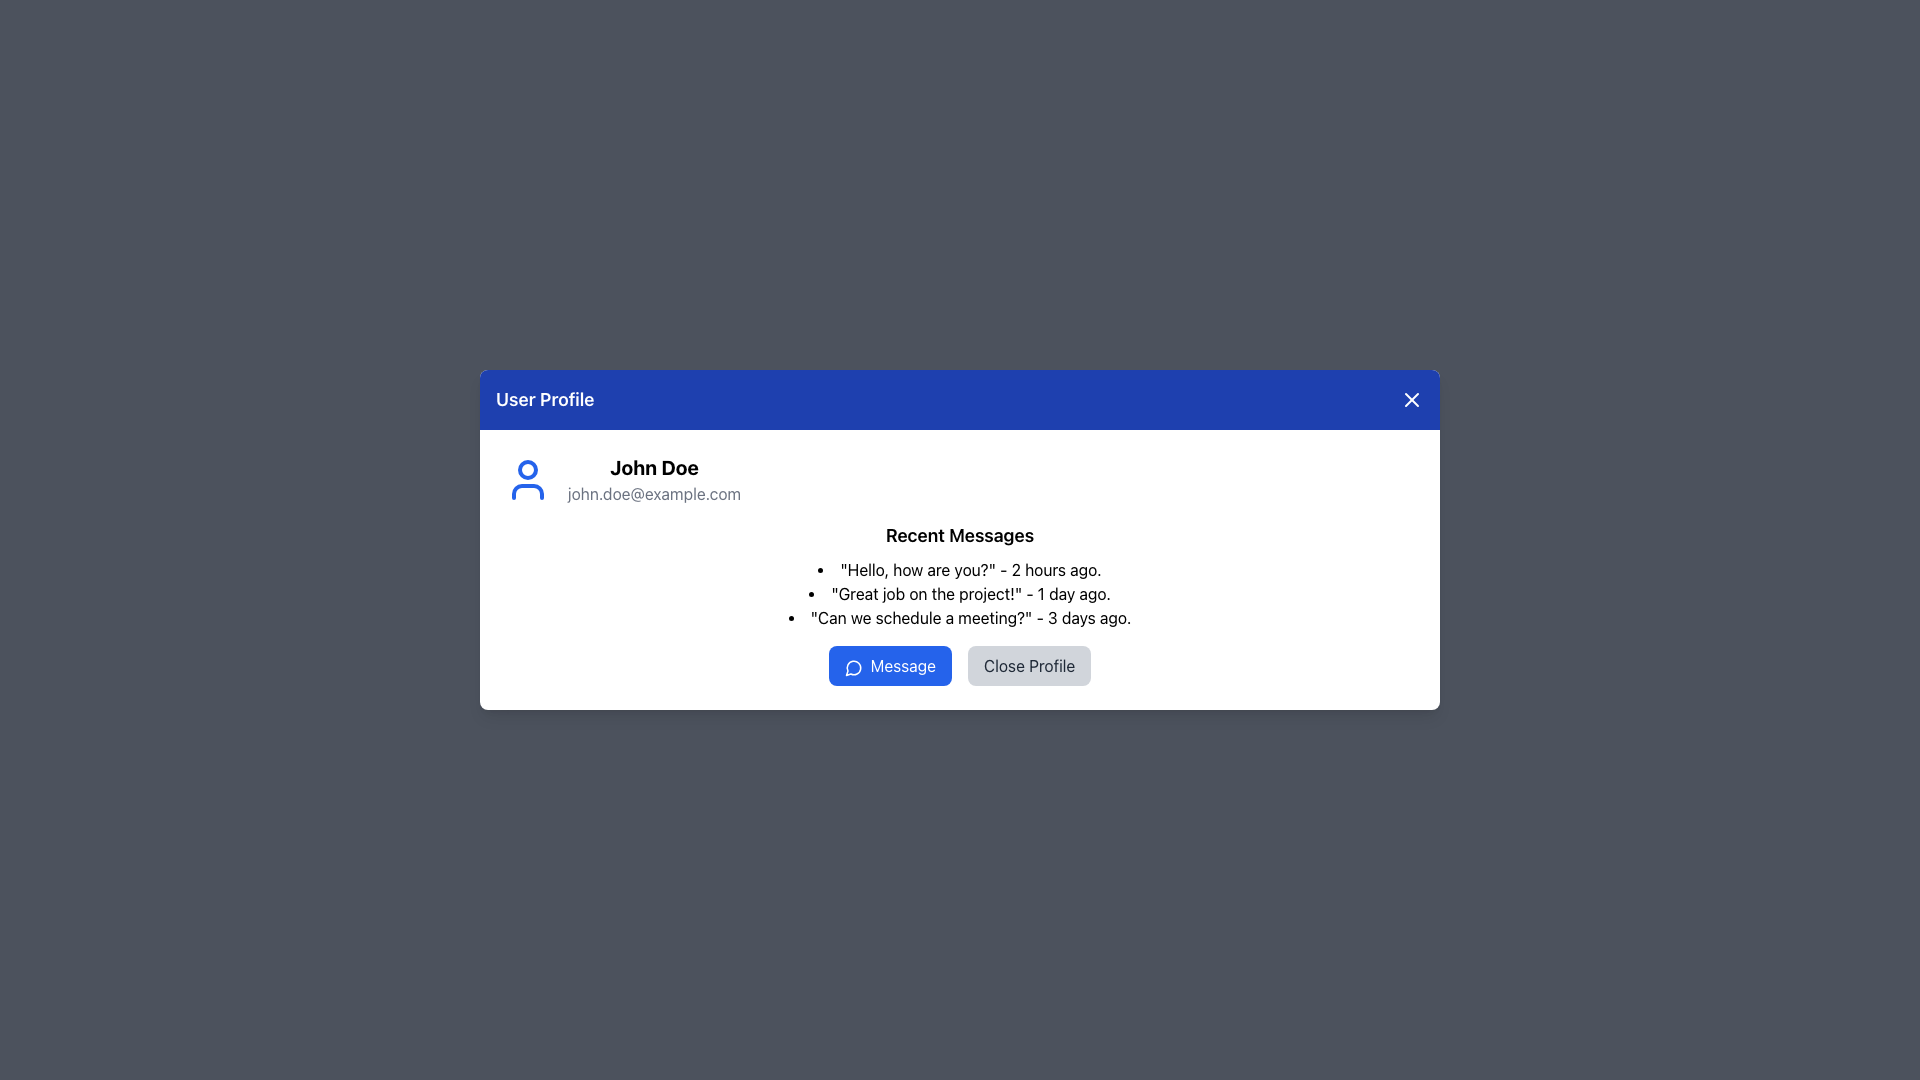 Image resolution: width=1920 pixels, height=1080 pixels. Describe the element at coordinates (960, 616) in the screenshot. I see `the last entry in the 'Recent Messages' list, which reads '"Can we schedule a meeting?" - 3 days ago.' This entry is styled with a bullet point and is the third item in the list under 'John Doe.'` at that location.